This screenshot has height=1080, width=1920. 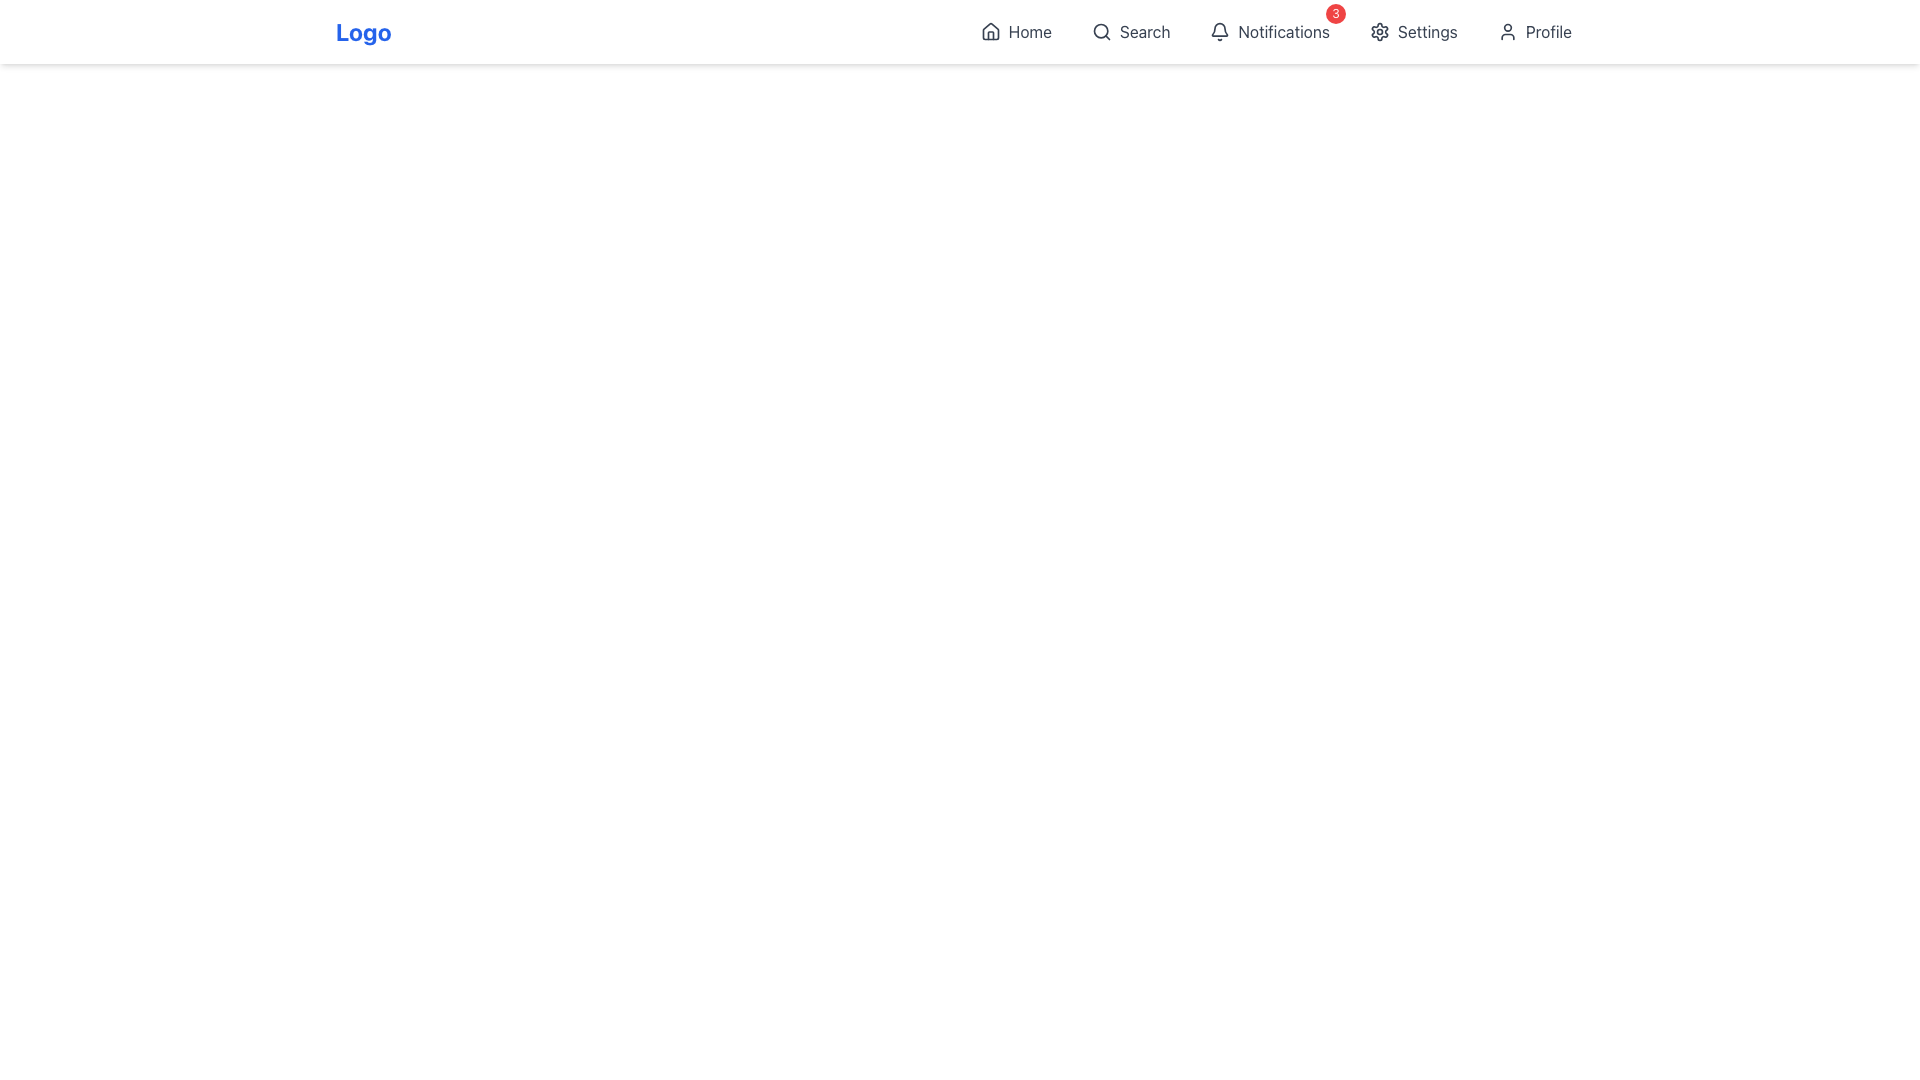 I want to click on the 'Search' label in the header navigation bar, so click(x=1145, y=31).